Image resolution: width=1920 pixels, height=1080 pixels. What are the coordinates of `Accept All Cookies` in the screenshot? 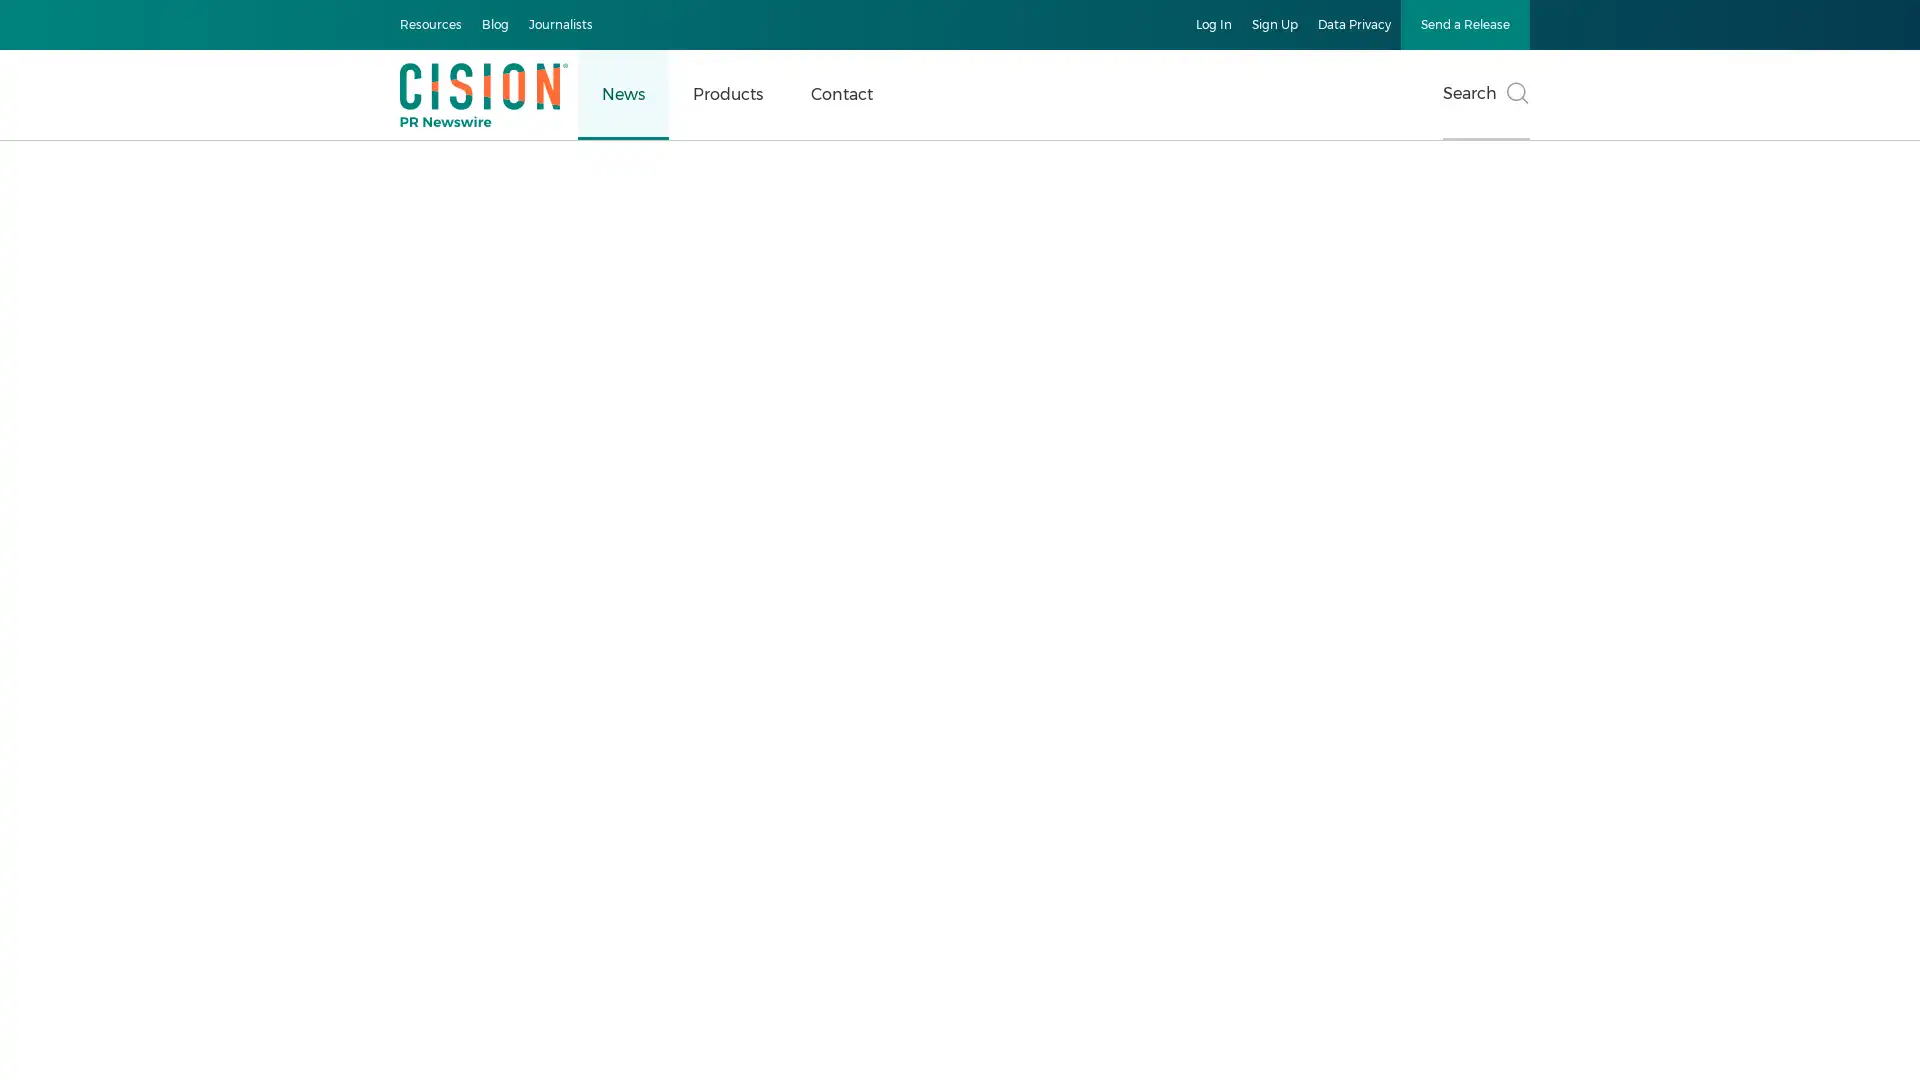 It's located at (1037, 253).